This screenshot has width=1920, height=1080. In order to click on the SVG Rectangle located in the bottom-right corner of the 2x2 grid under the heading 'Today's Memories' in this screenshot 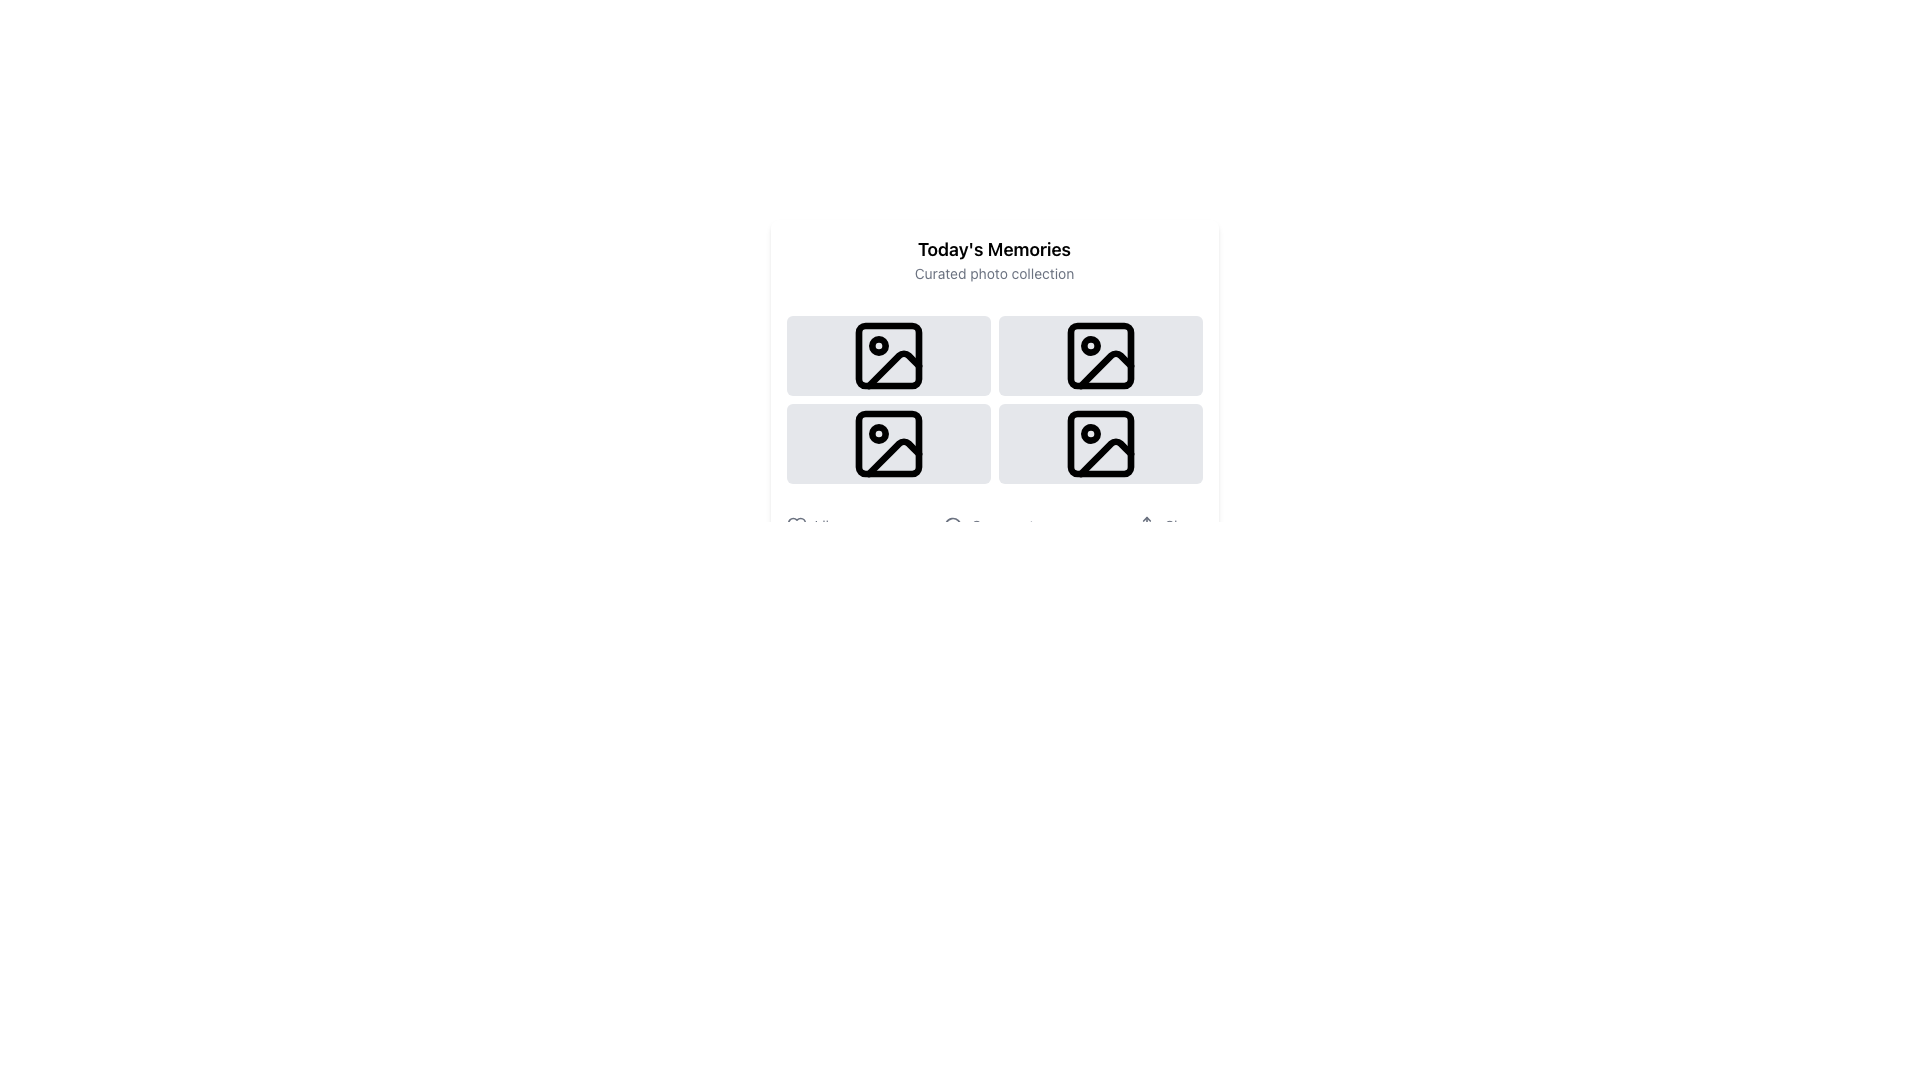, I will do `click(1099, 442)`.